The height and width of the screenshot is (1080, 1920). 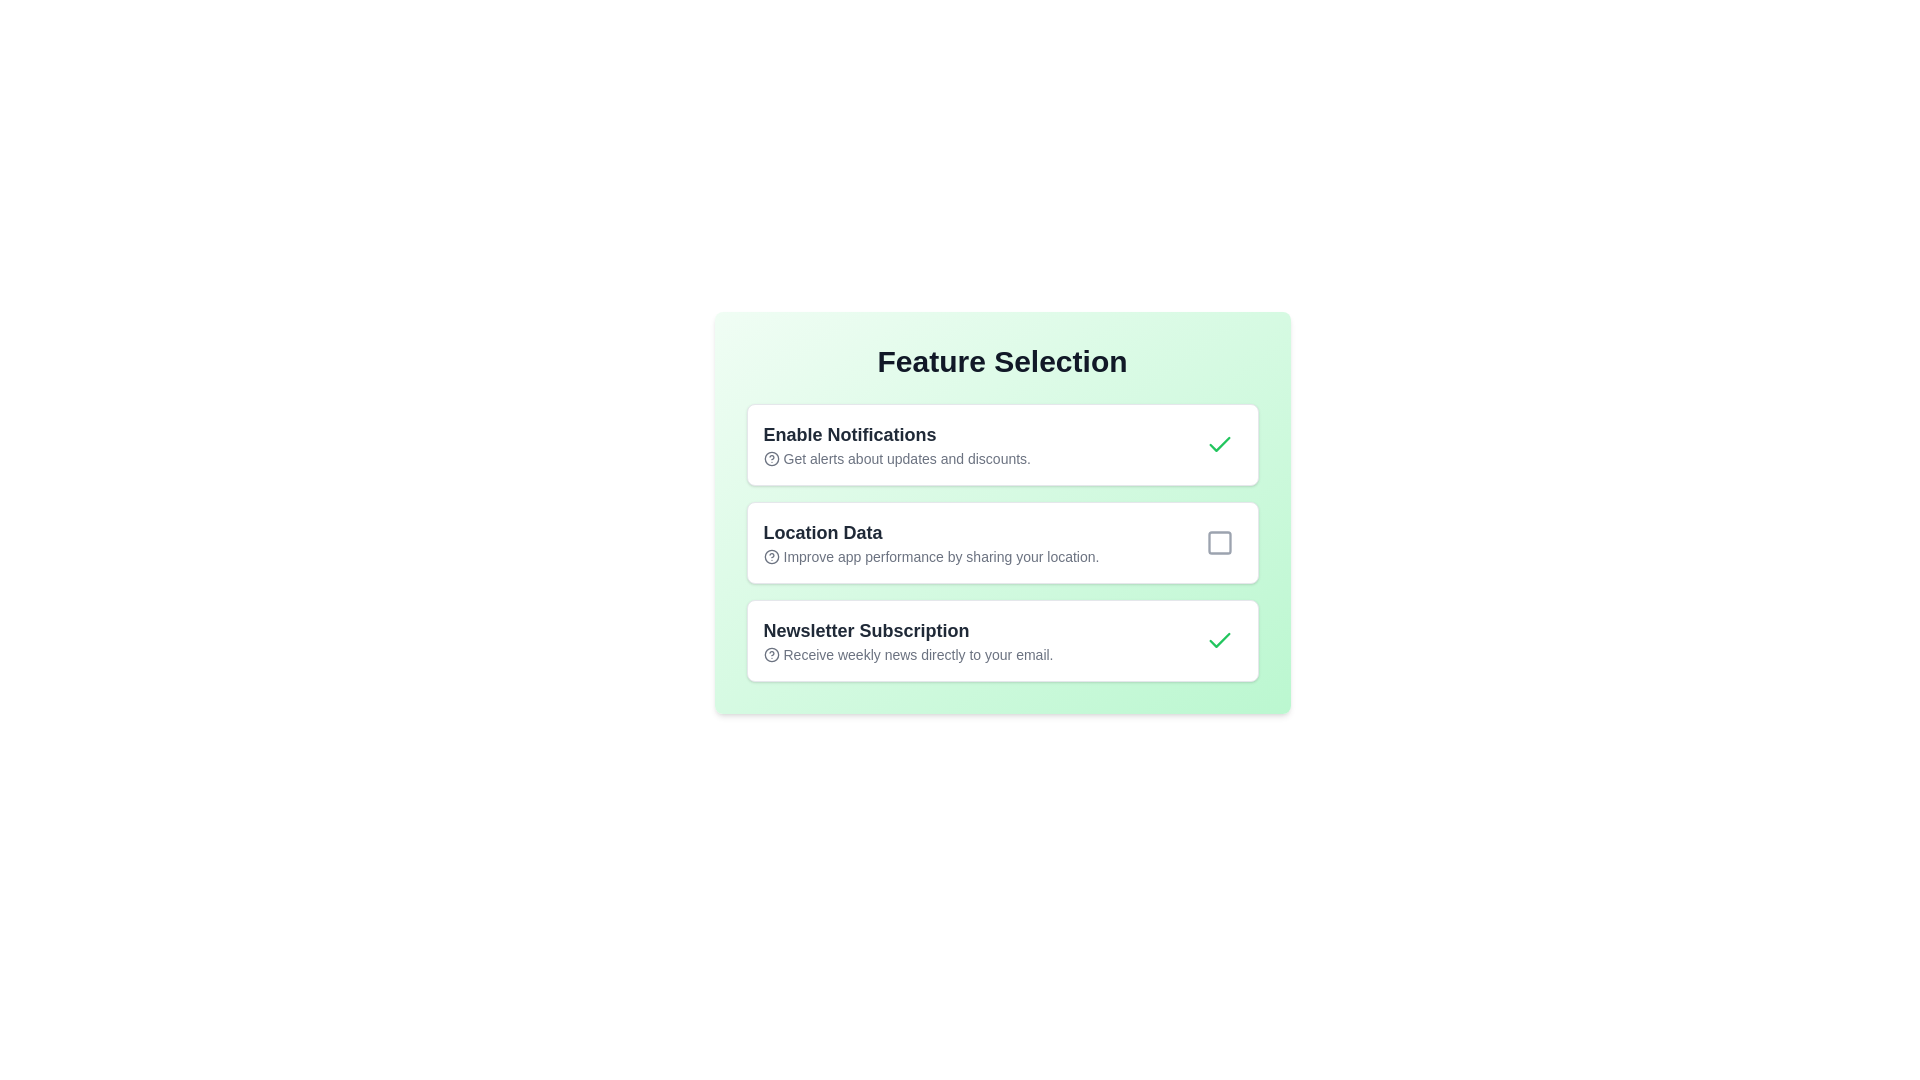 I want to click on the Text Label that serves as the title for the newsletter subscription section, located near the bottom of the options list and aligned with other headers, so click(x=907, y=631).